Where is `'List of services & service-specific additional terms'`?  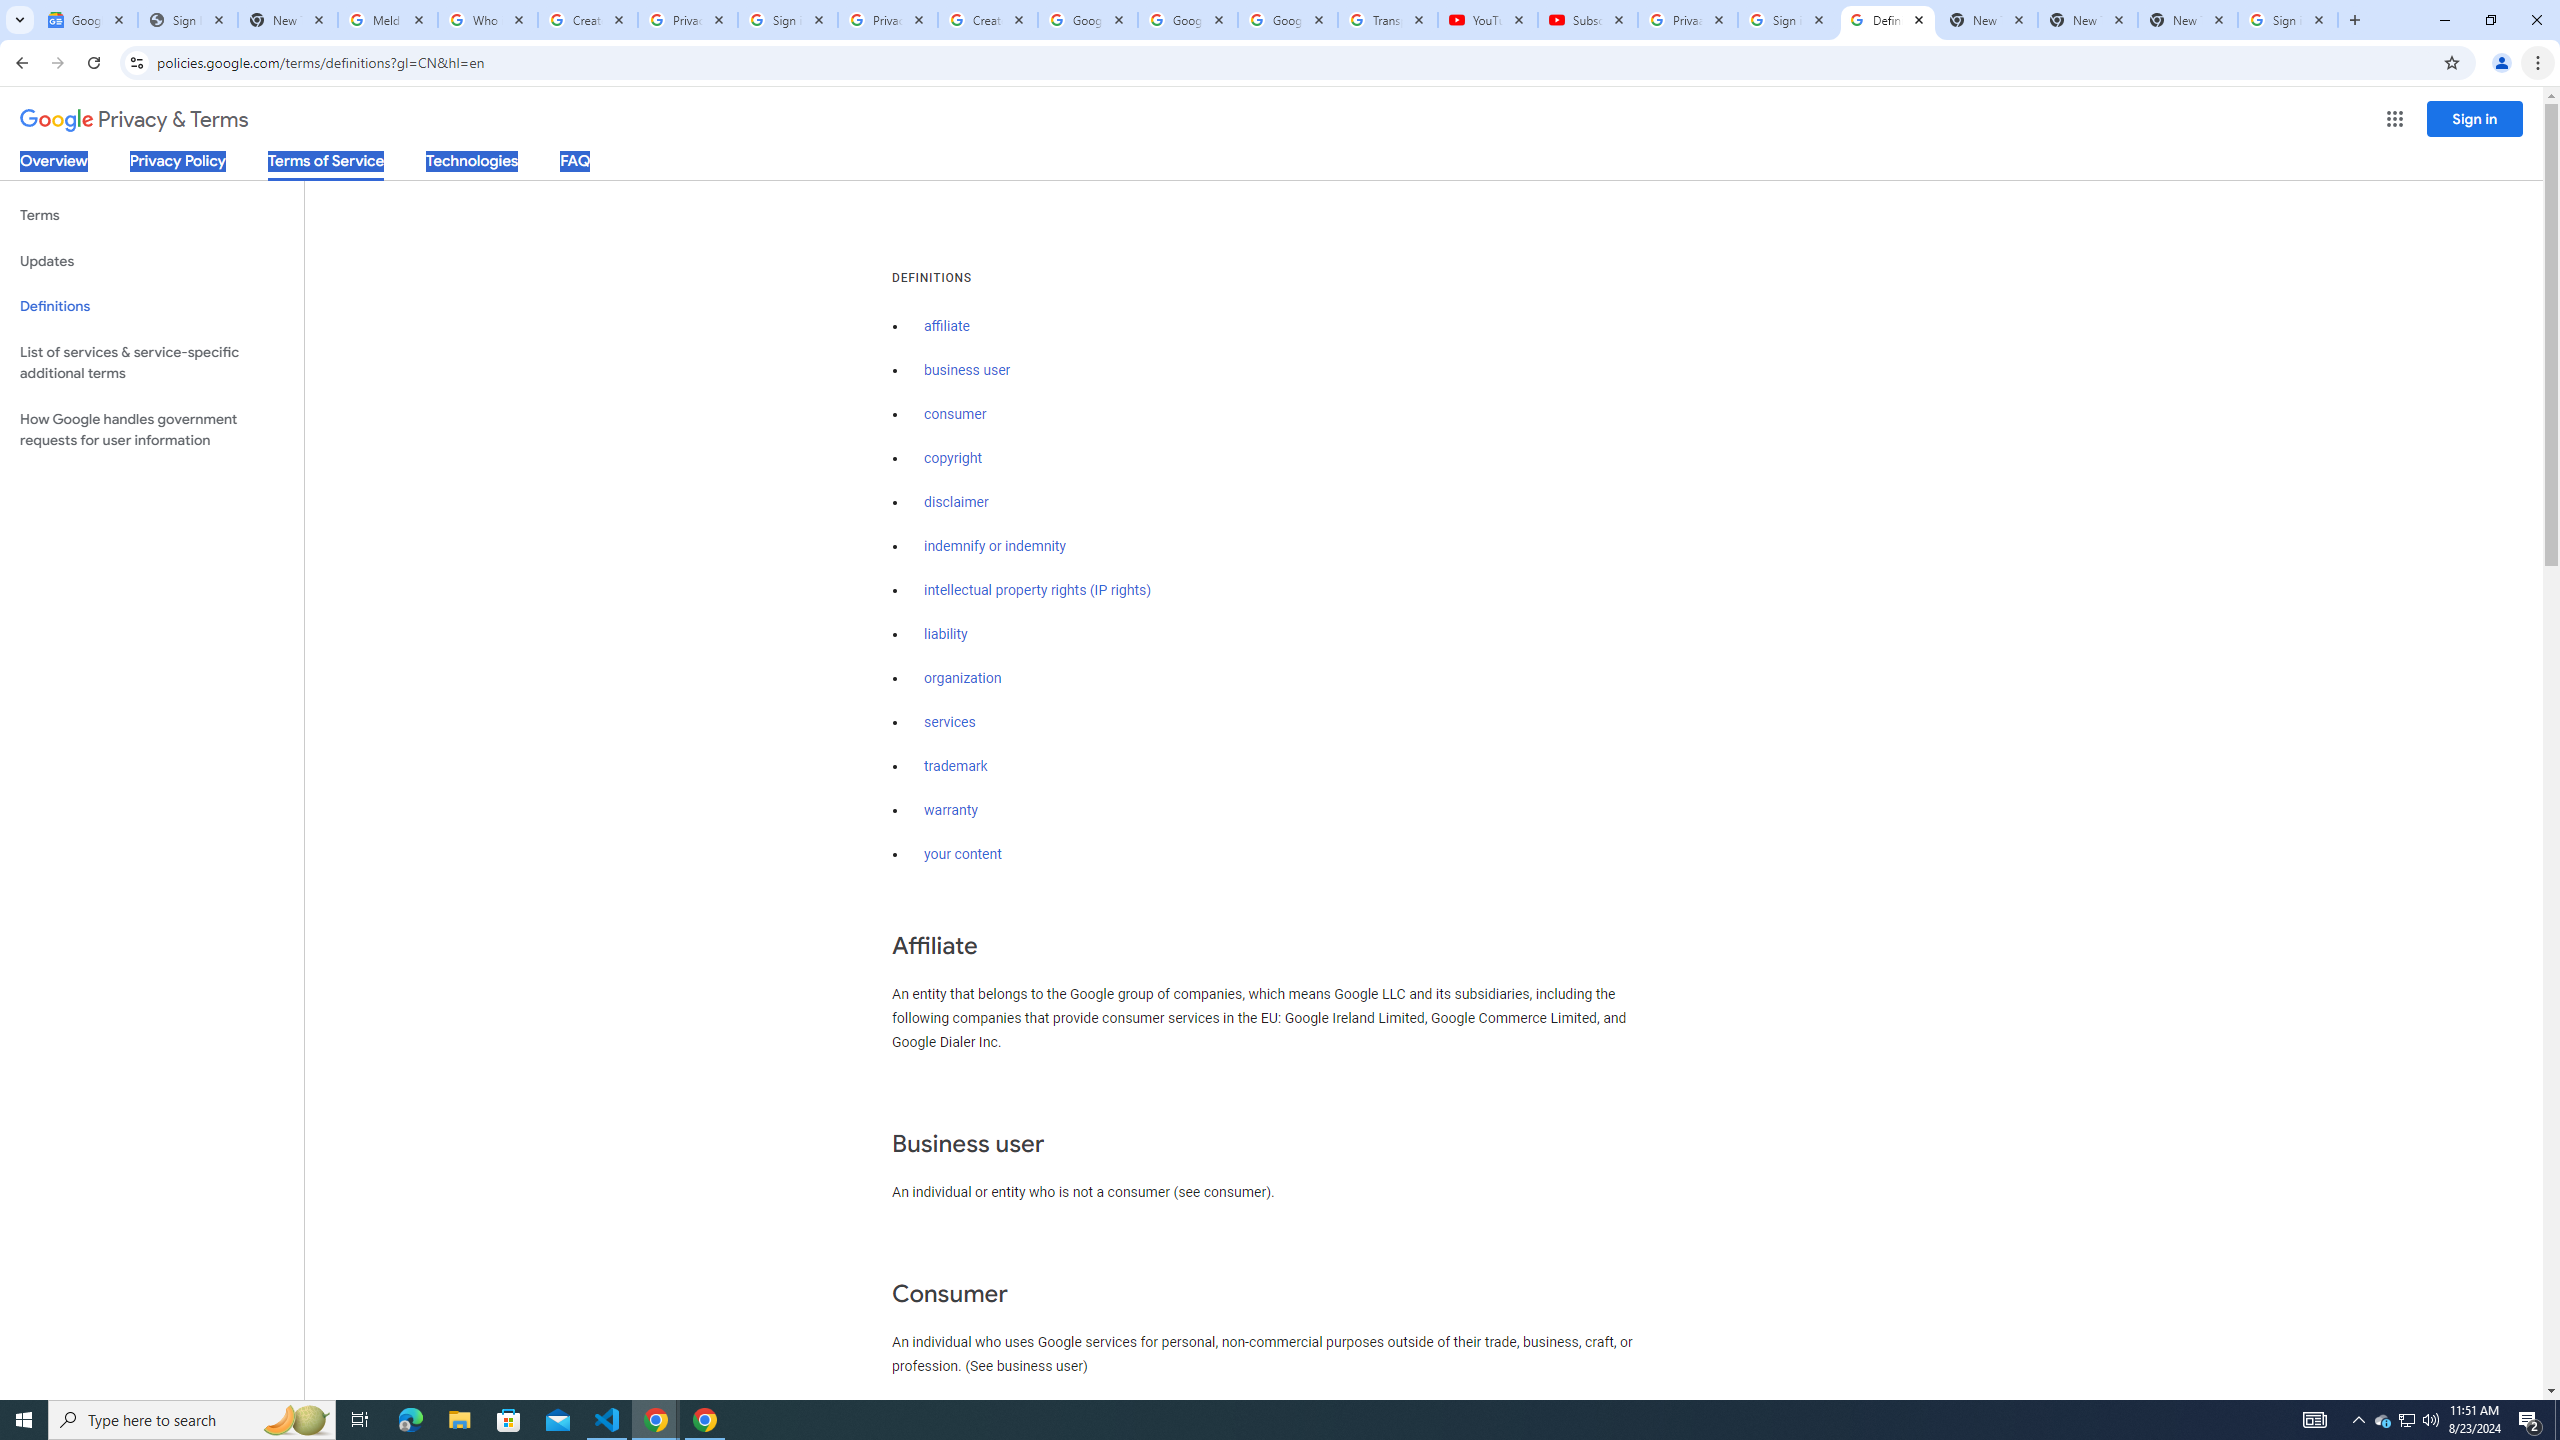
'List of services & service-specific additional terms' is located at coordinates (151, 361).